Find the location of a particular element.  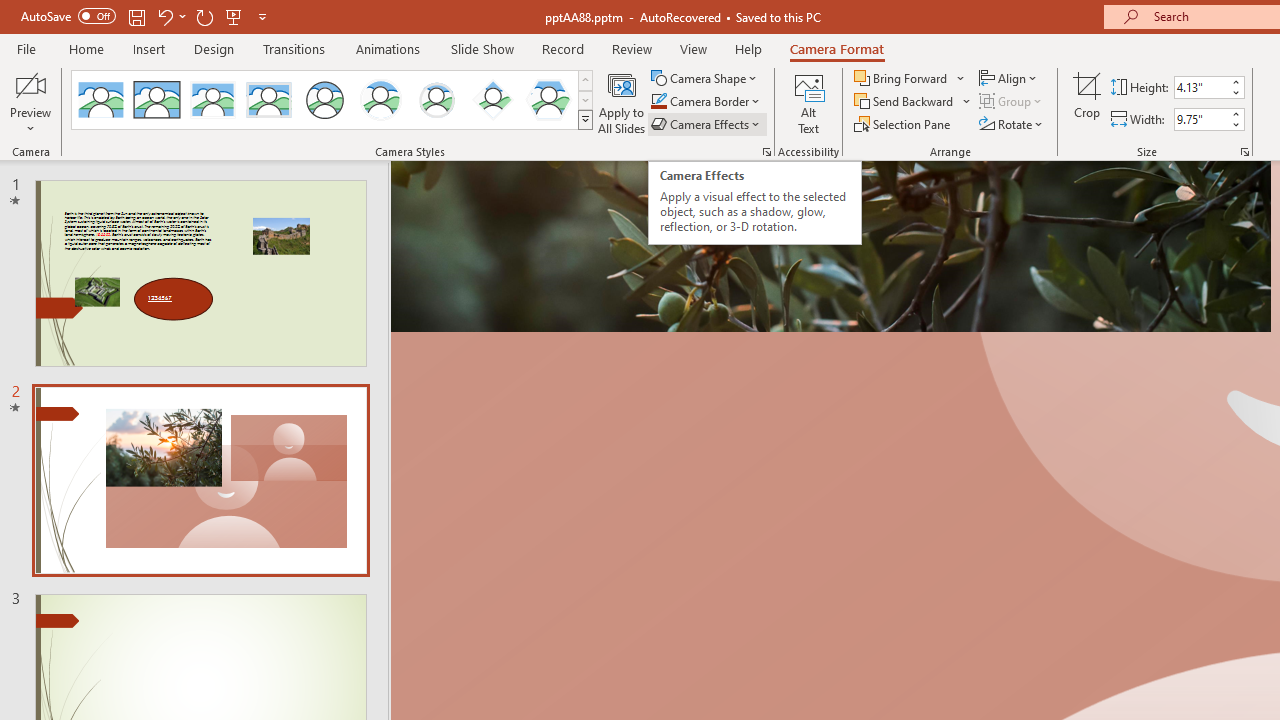

'Cameo Height' is located at coordinates (1200, 86).